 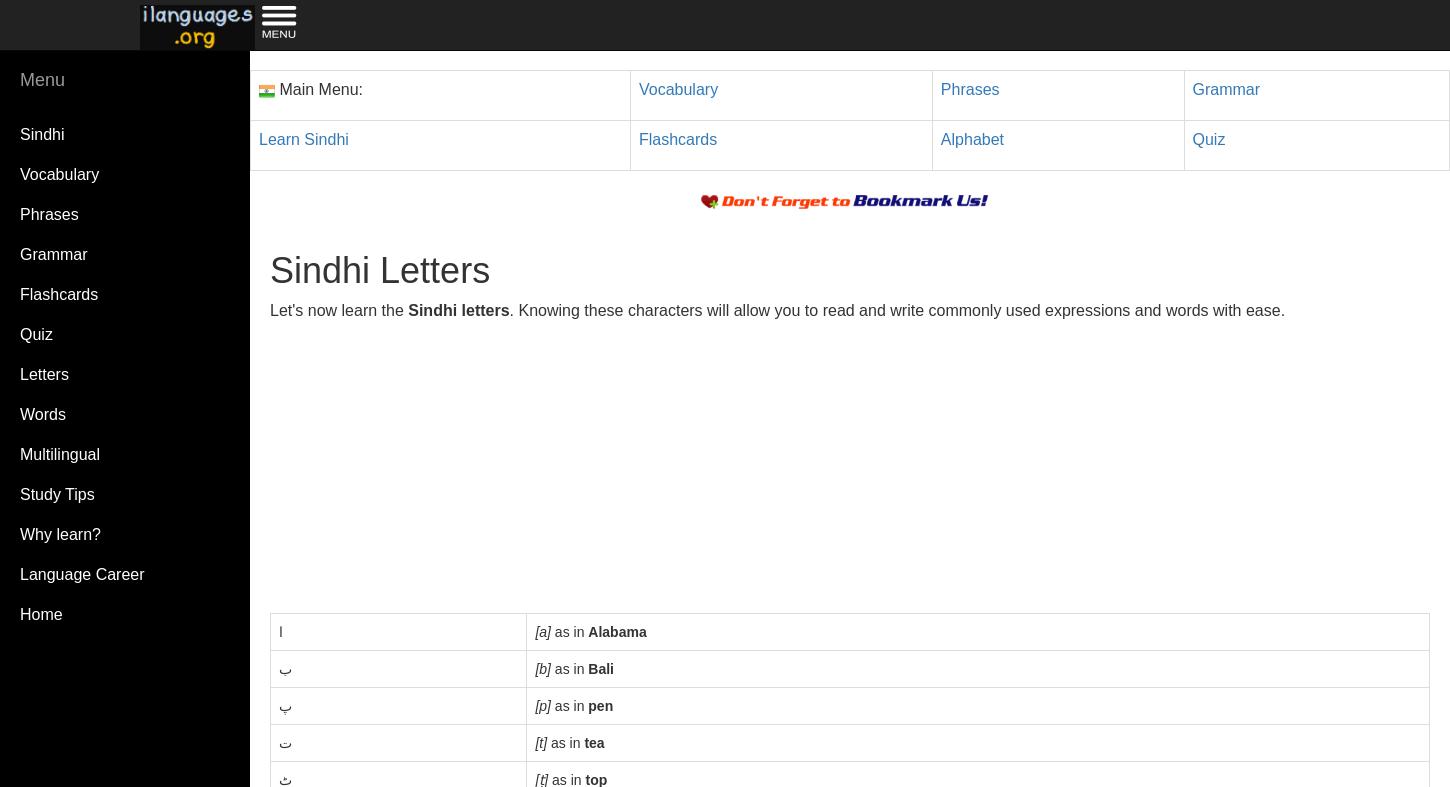 I want to click on 'Alphabet', so click(x=971, y=138).